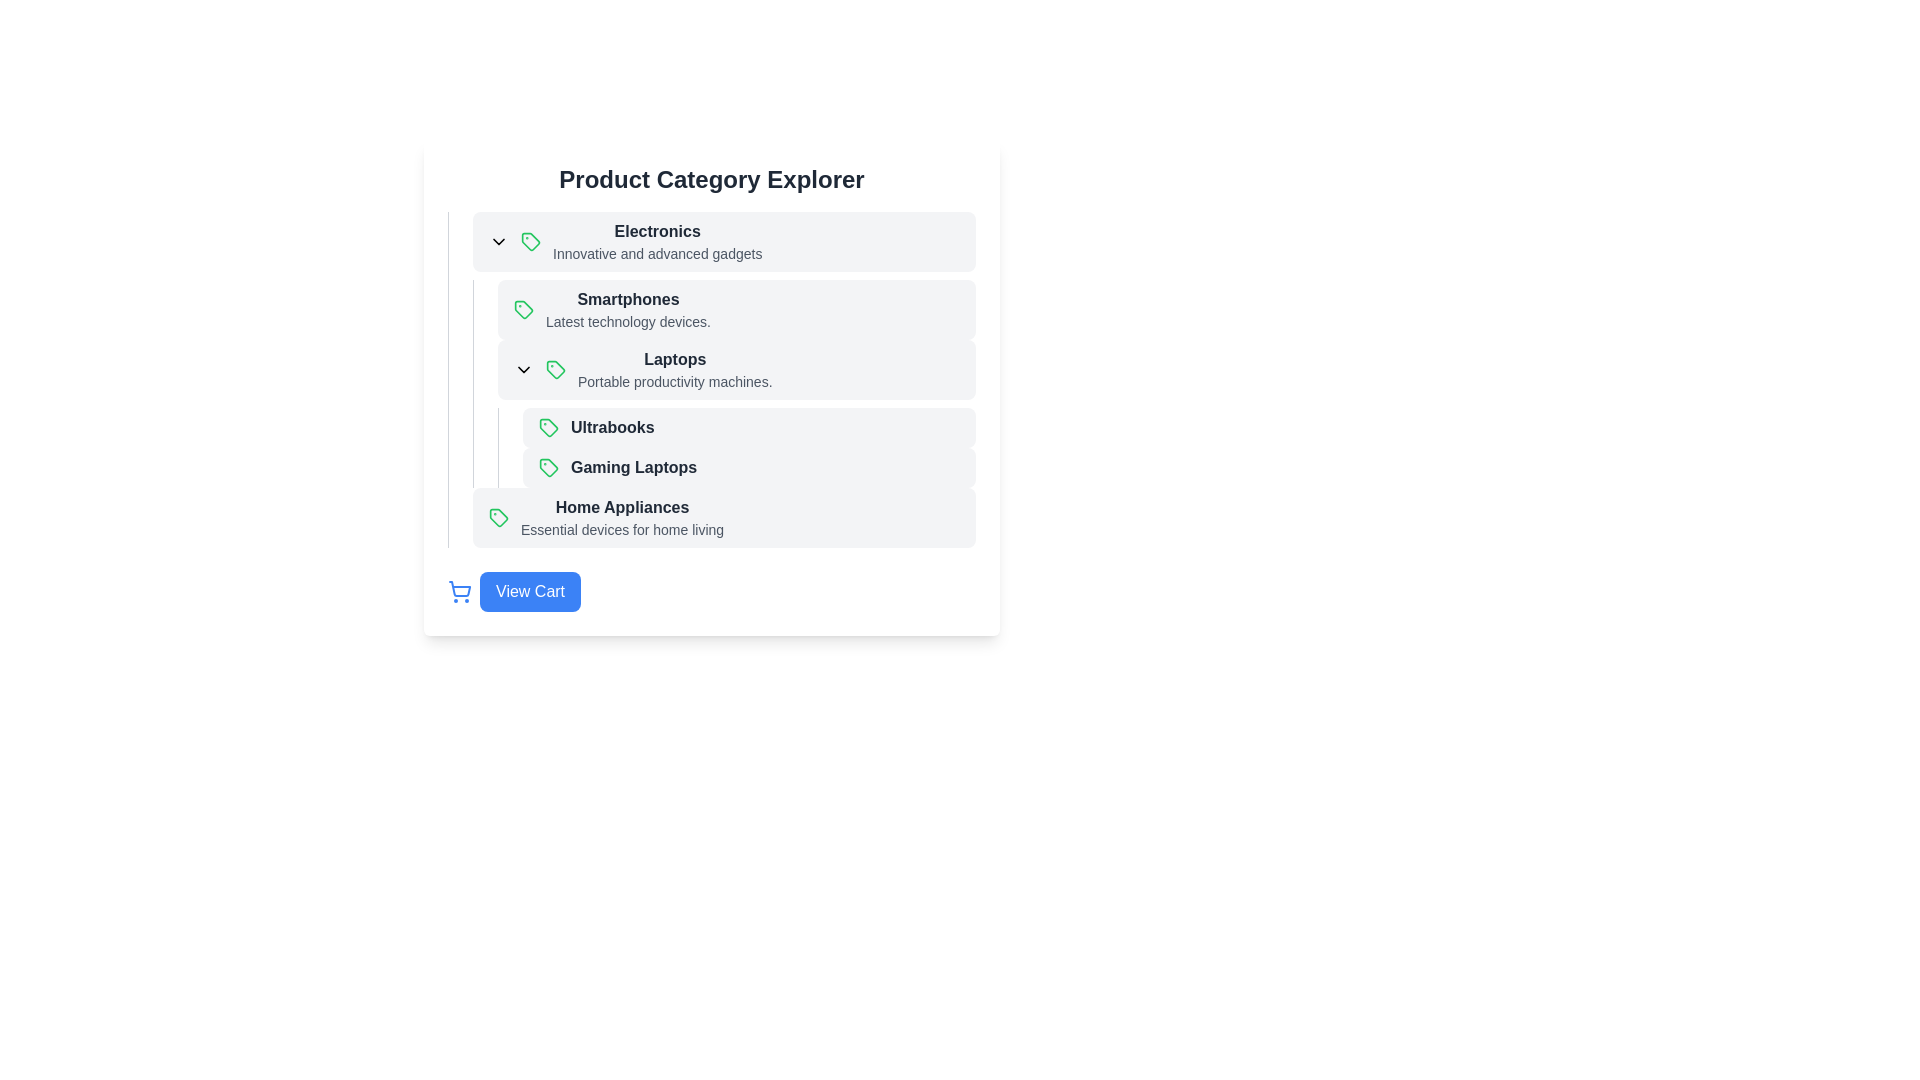 Image resolution: width=1920 pixels, height=1080 pixels. Describe the element at coordinates (627, 309) in the screenshot. I see `the label titled 'Smartphones'` at that location.